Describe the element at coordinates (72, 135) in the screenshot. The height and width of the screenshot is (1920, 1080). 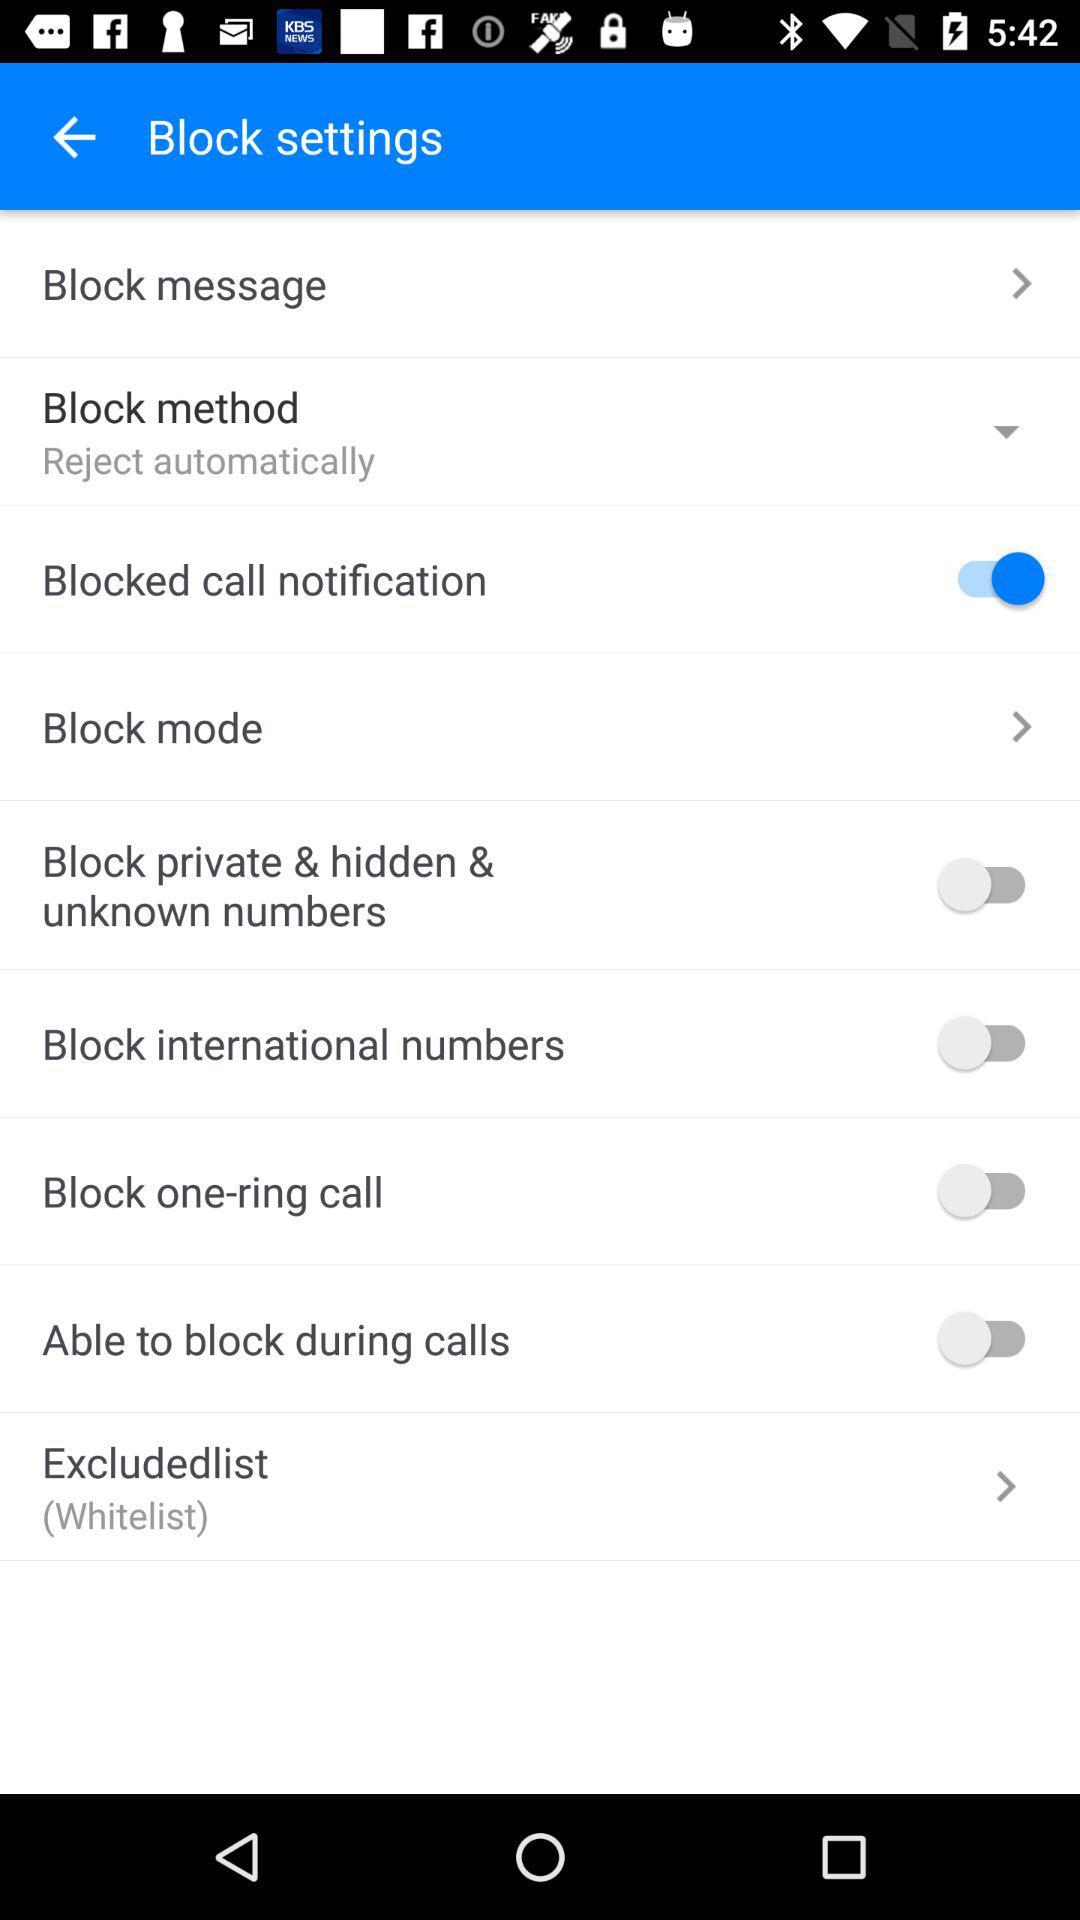
I see `item above block message` at that location.